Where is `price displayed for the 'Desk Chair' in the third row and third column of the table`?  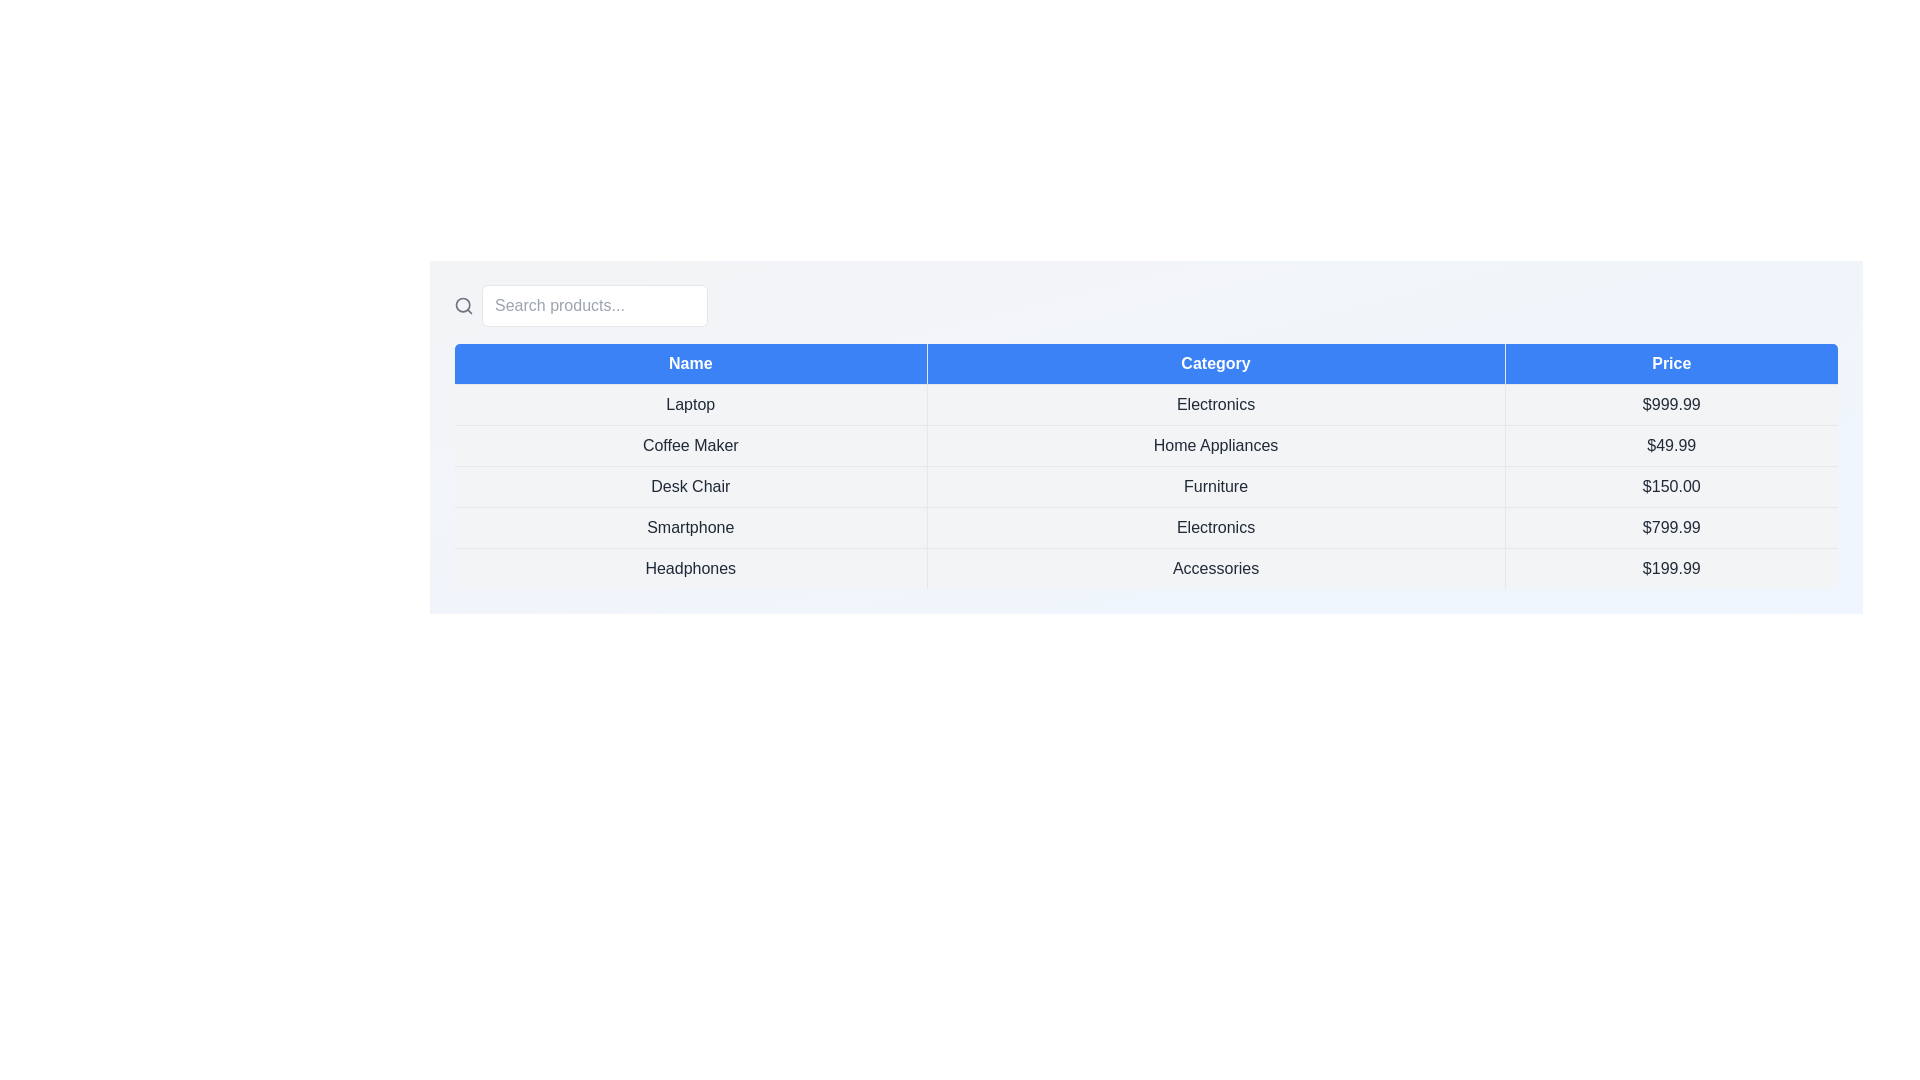
price displayed for the 'Desk Chair' in the third row and third column of the table is located at coordinates (1671, 486).